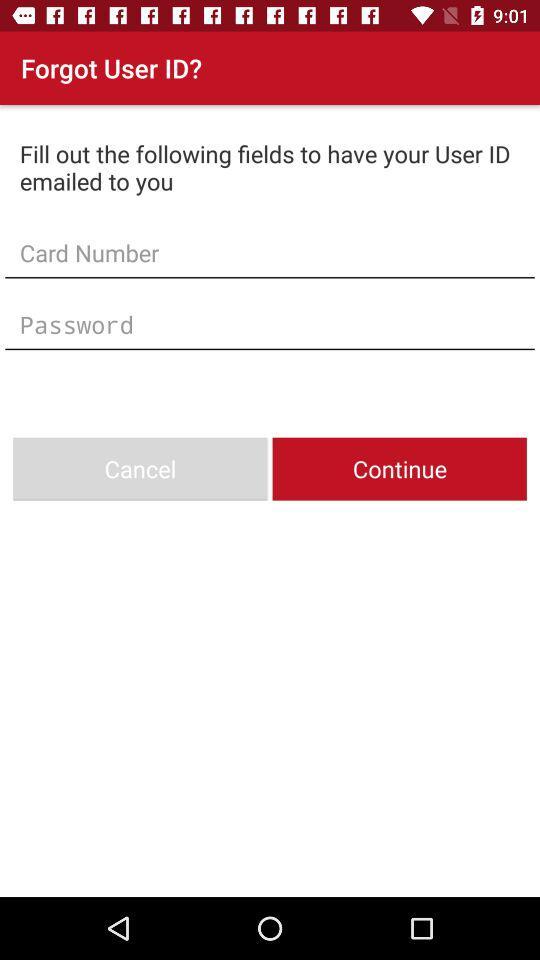 The height and width of the screenshot is (960, 540). I want to click on type in your password, so click(270, 324).